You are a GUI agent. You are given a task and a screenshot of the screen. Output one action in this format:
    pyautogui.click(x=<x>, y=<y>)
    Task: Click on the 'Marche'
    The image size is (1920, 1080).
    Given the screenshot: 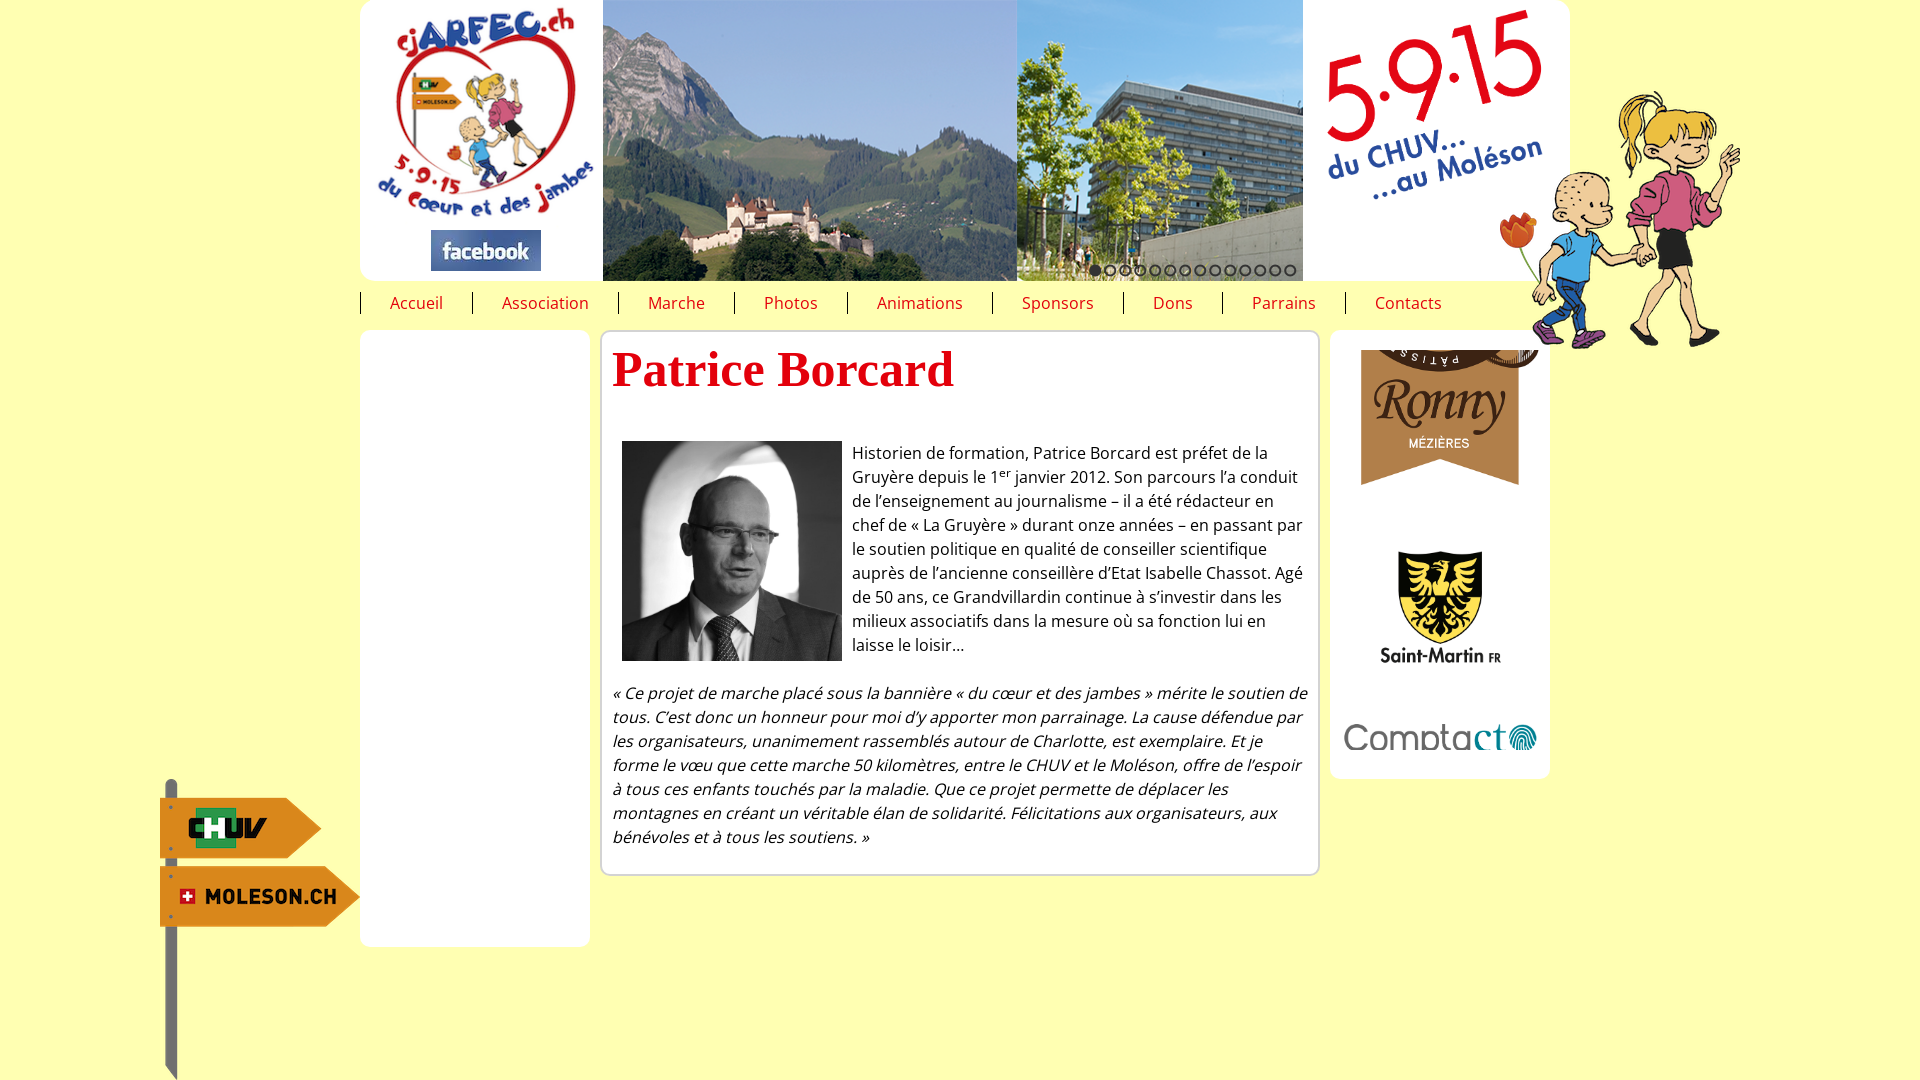 What is the action you would take?
    pyautogui.click(x=676, y=303)
    